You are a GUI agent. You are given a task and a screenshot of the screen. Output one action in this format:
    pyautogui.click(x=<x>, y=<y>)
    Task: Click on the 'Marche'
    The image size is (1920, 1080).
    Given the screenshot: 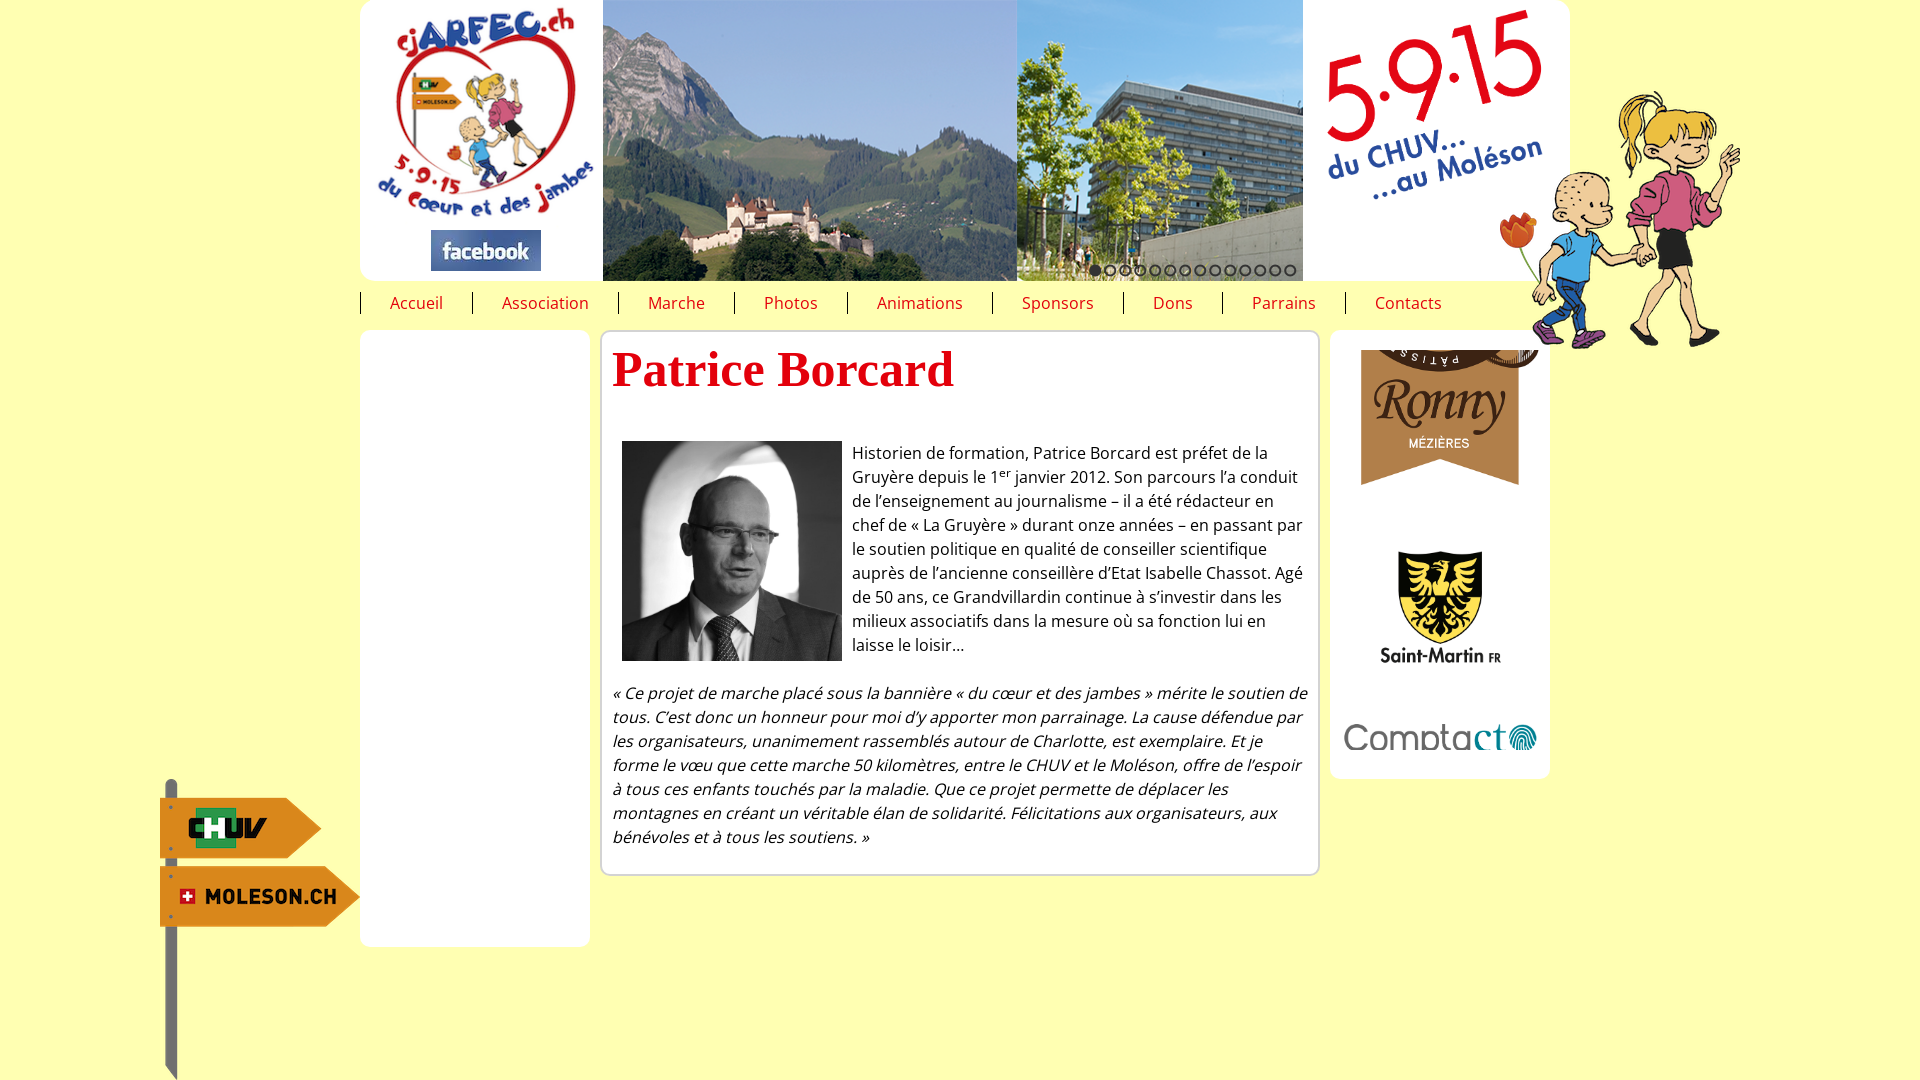 What is the action you would take?
    pyautogui.click(x=676, y=303)
    